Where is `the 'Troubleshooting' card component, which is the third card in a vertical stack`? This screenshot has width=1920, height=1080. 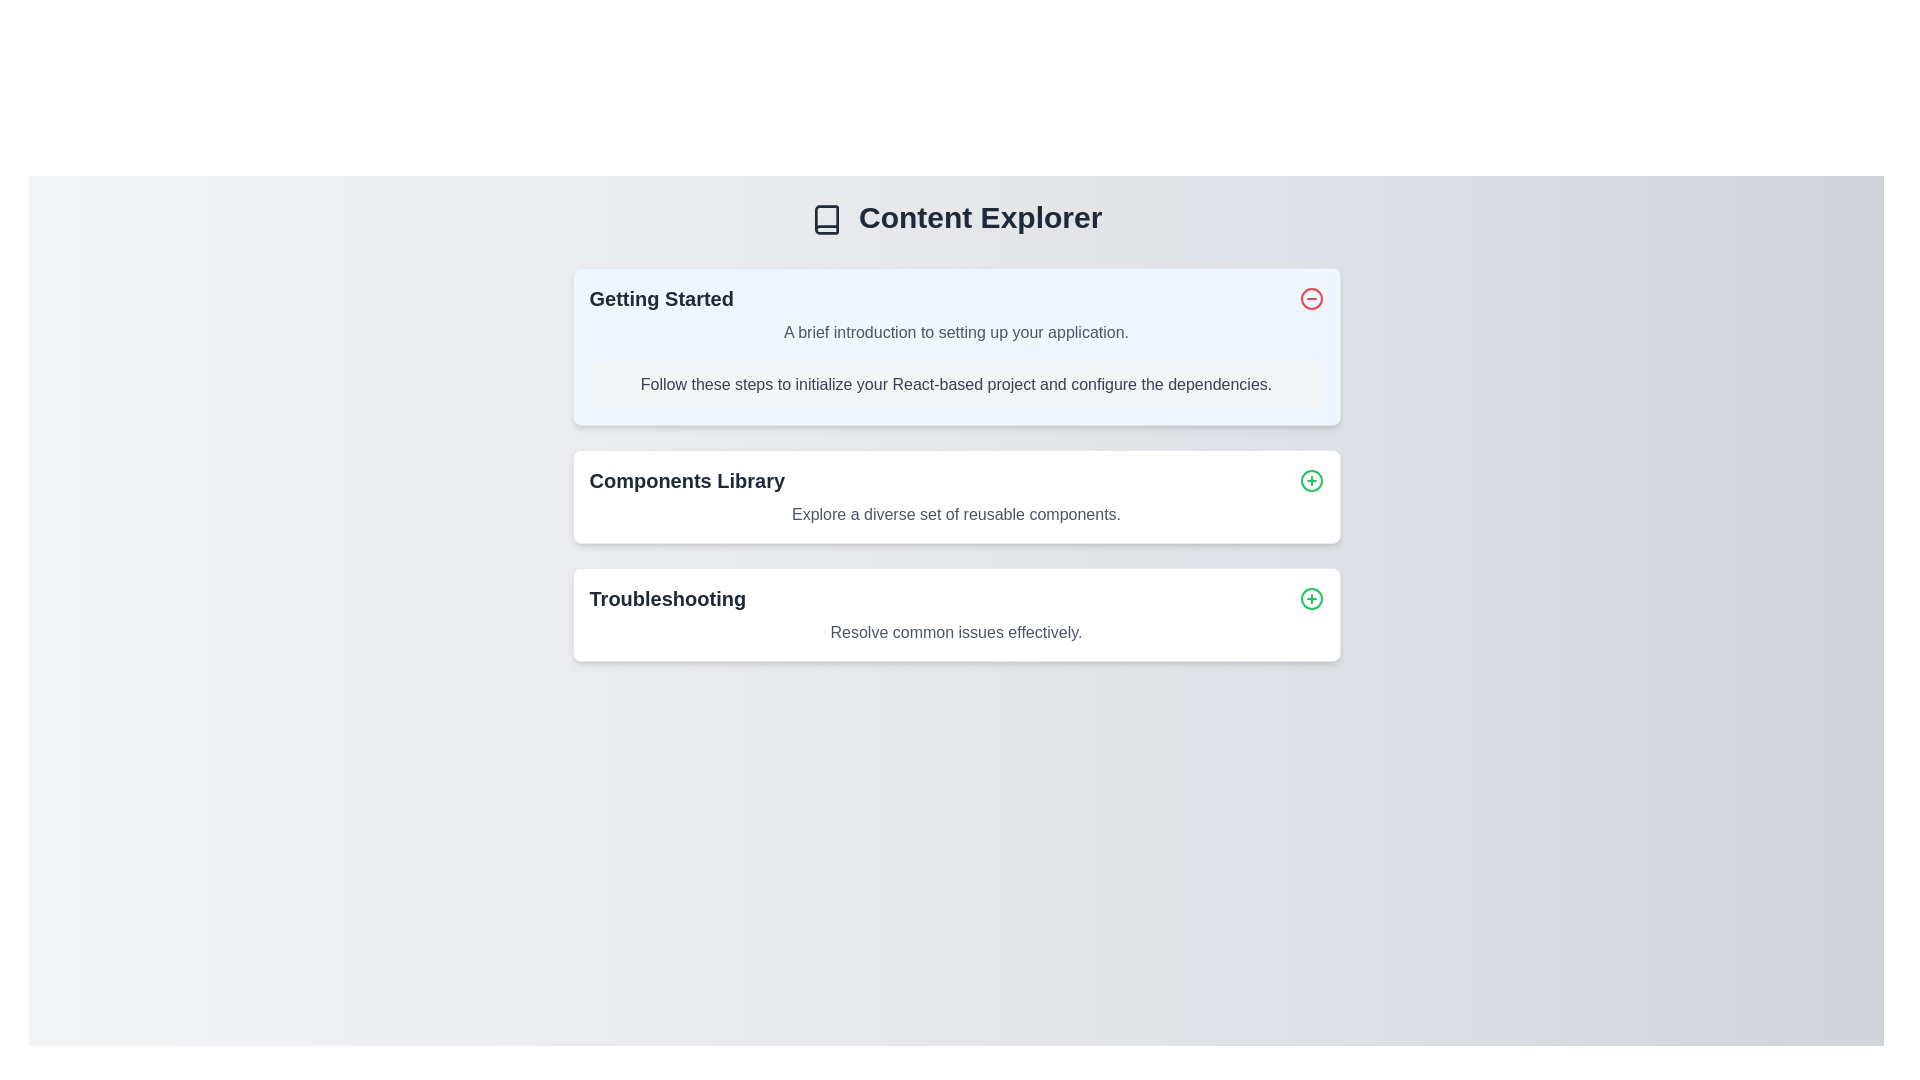
the 'Troubleshooting' card component, which is the third card in a vertical stack is located at coordinates (955, 614).